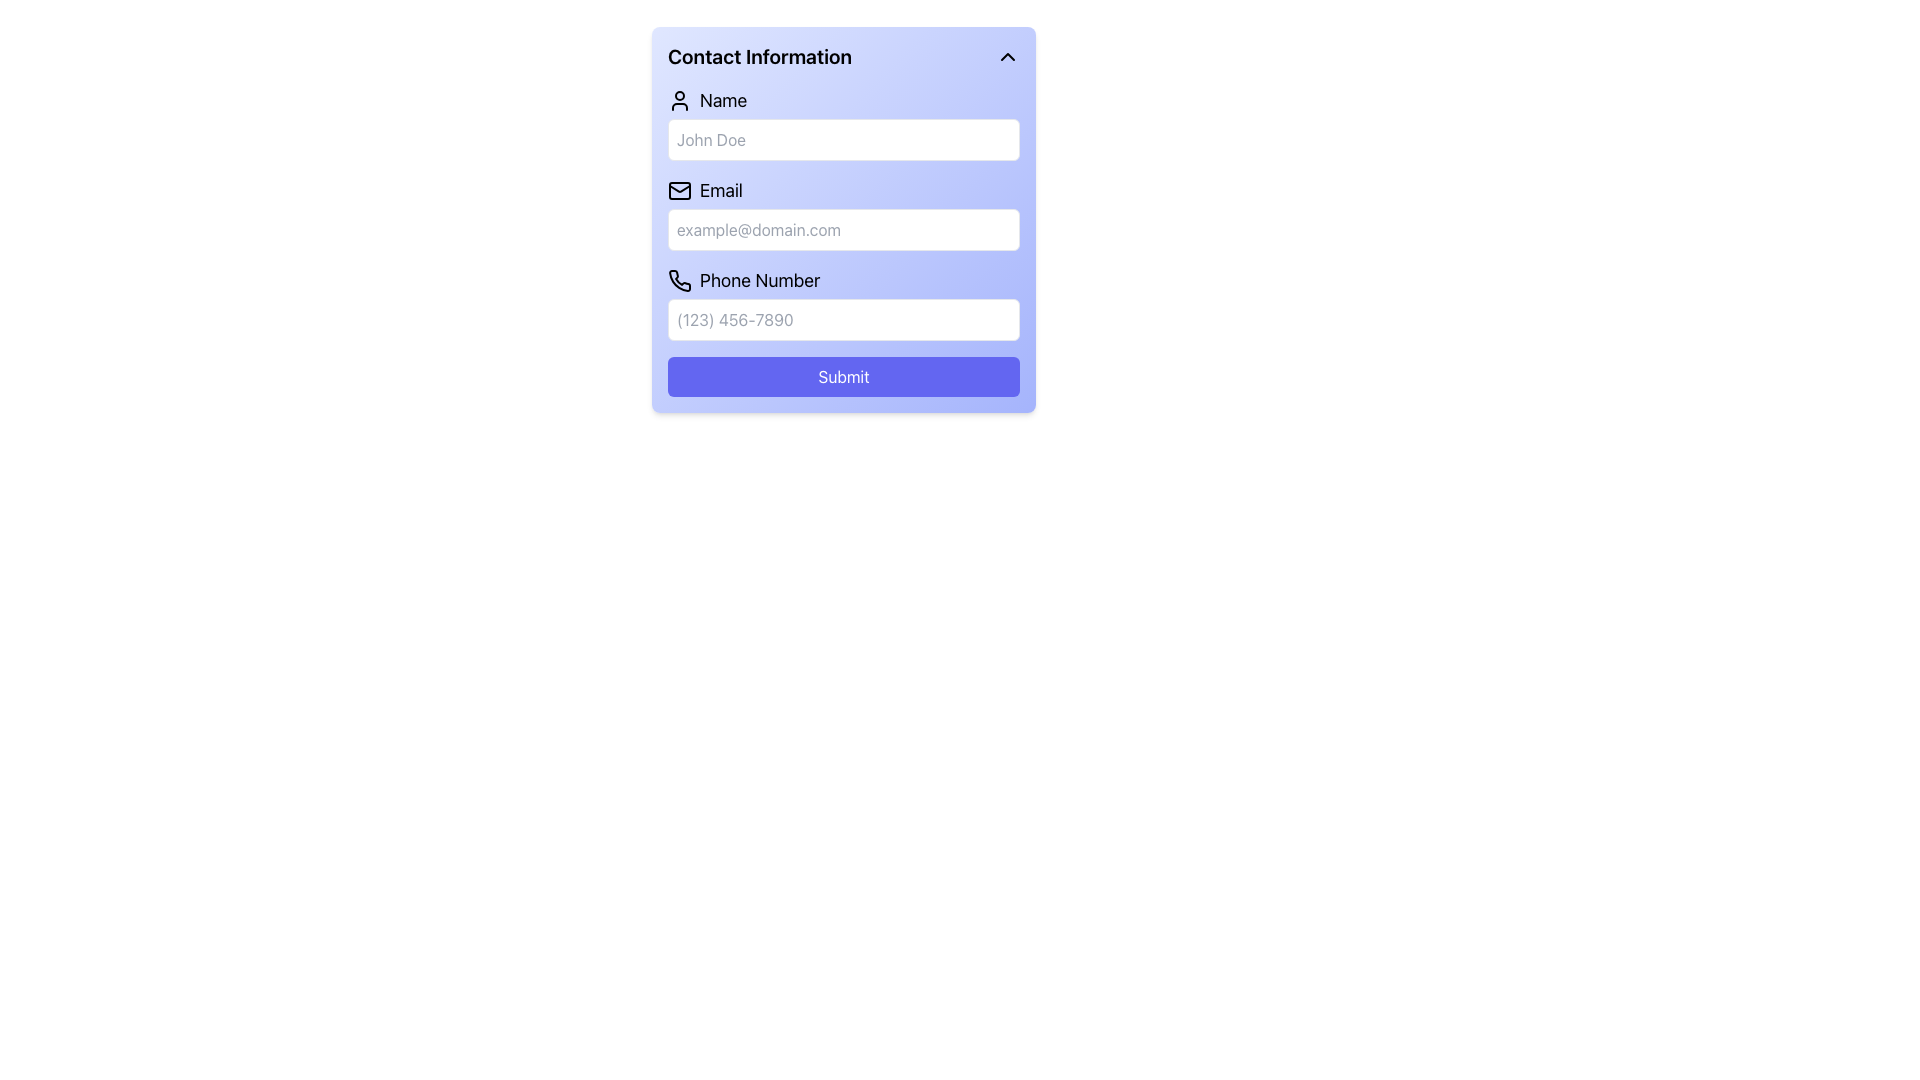 Image resolution: width=1920 pixels, height=1080 pixels. What do you see at coordinates (844, 213) in the screenshot?
I see `the email input field located below the 'Name' section in the 'Contact Information' form by` at bounding box center [844, 213].